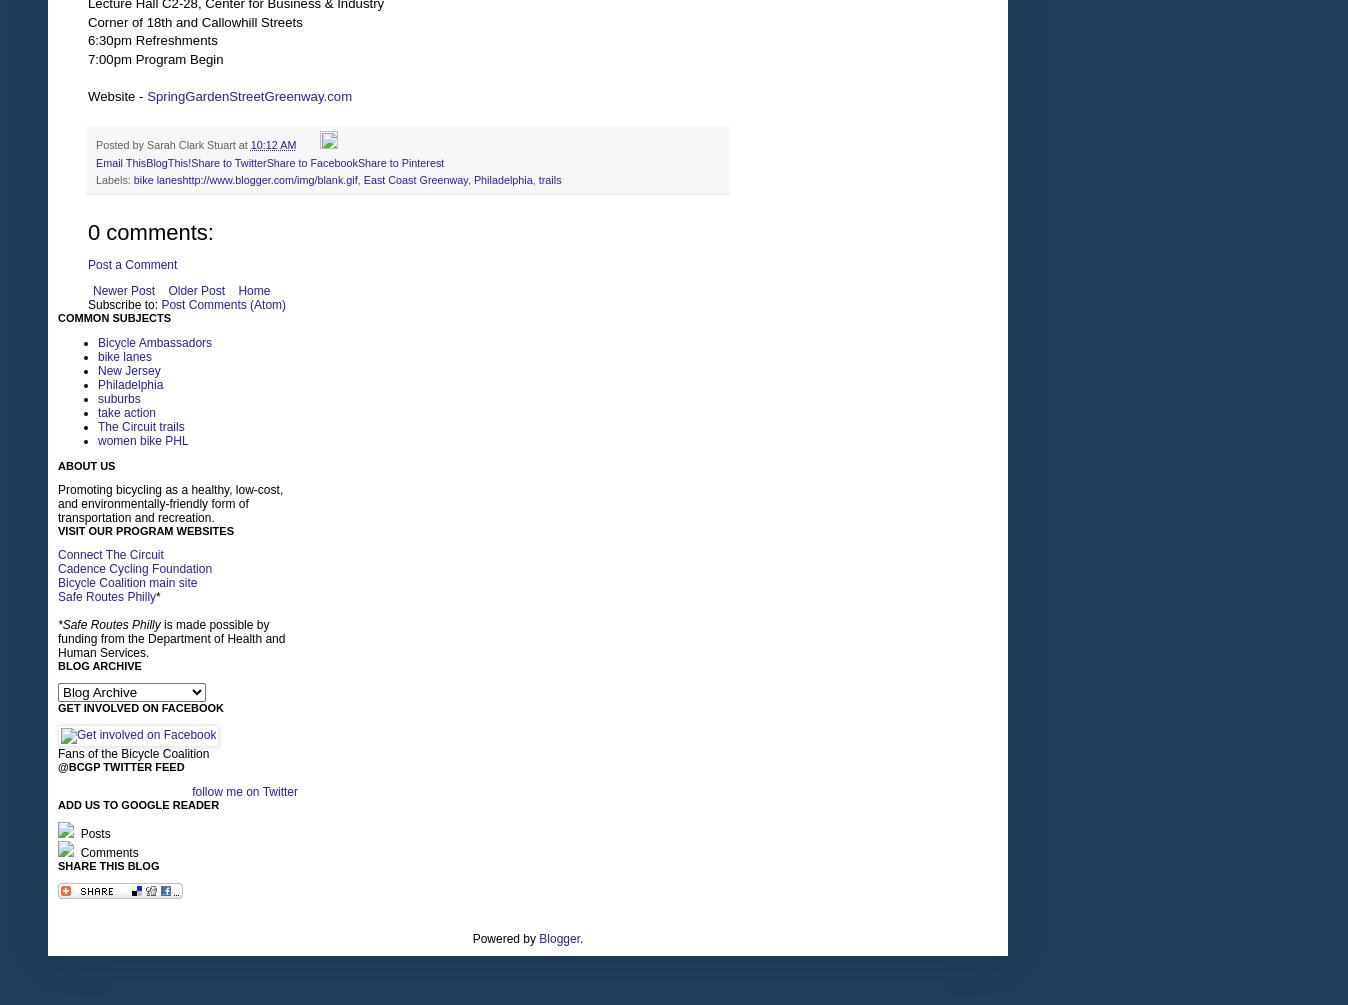 This screenshot has width=1348, height=1005. I want to click on 'Labels:', so click(113, 177).